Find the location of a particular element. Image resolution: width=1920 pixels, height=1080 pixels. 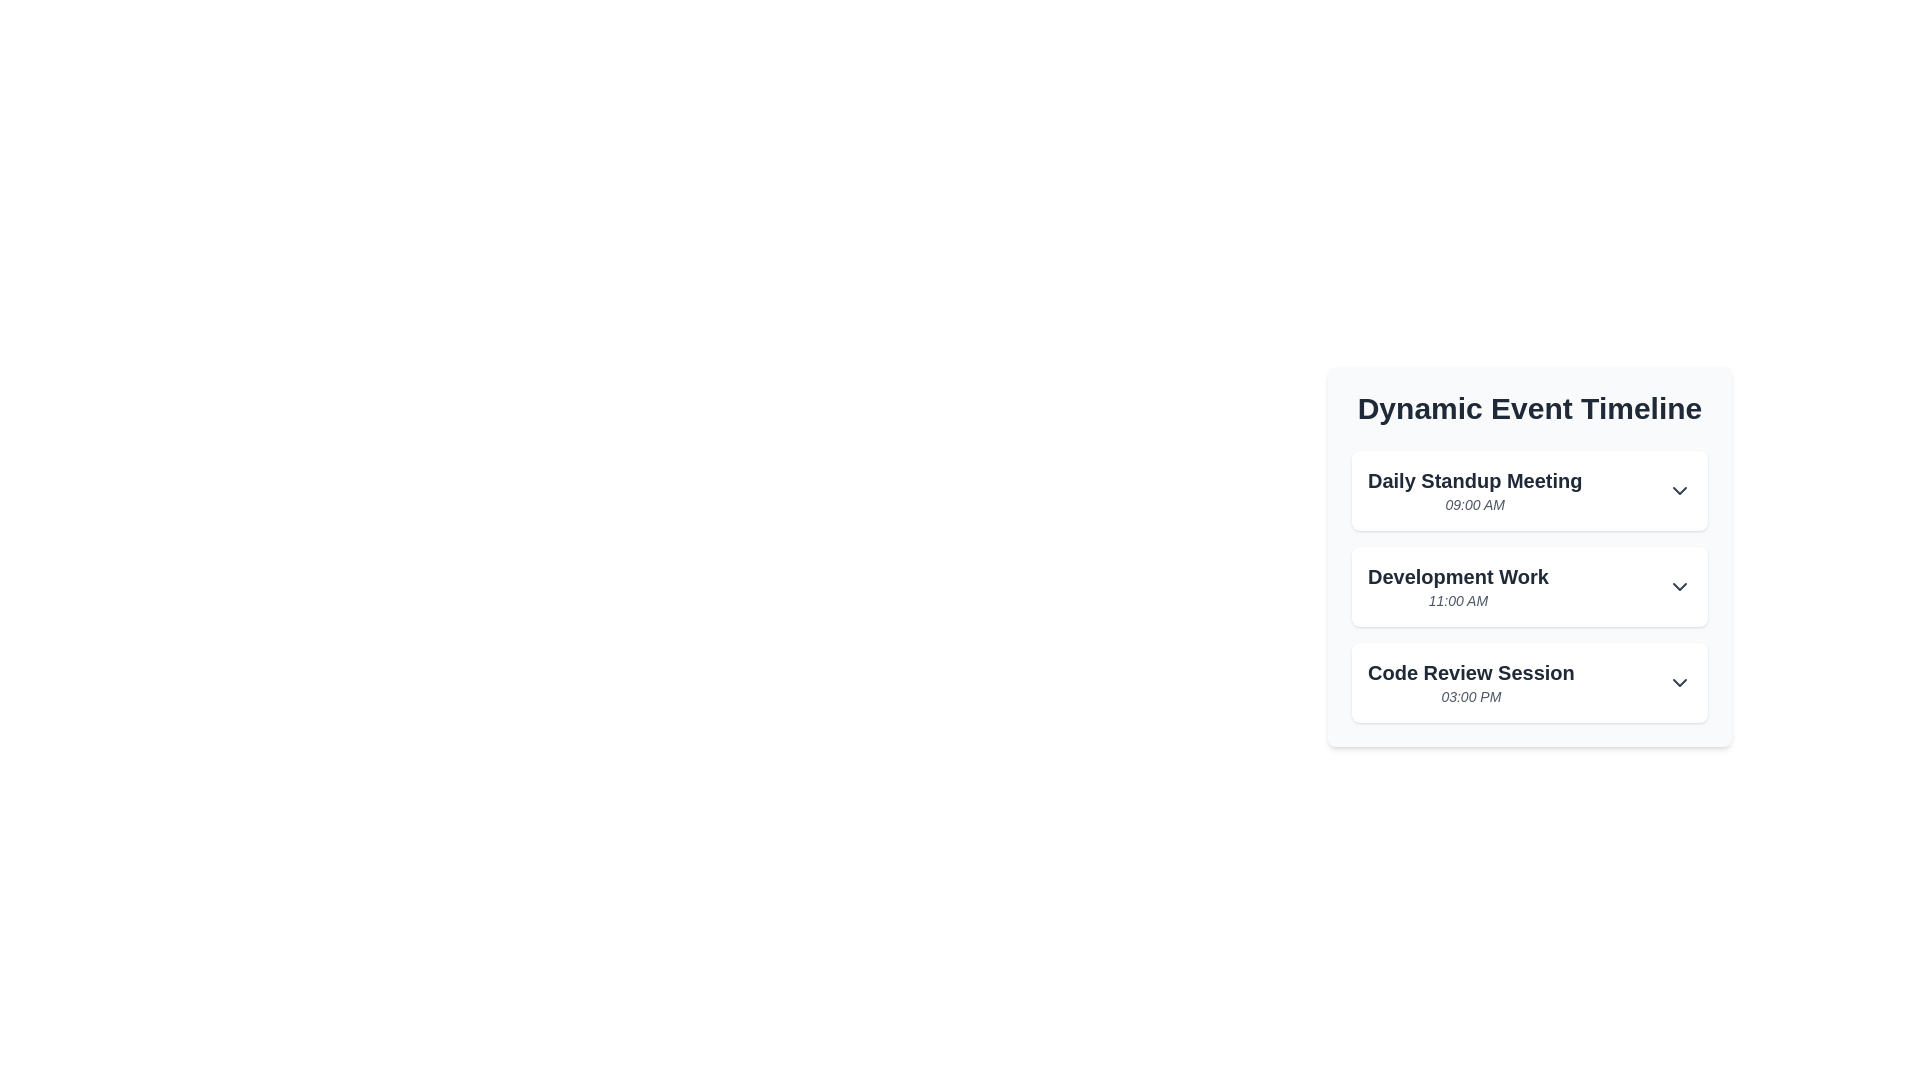

the downward-facing triangle icon representing the dropdown toggle button located in the rightmost portion of the 'Development Work' row is located at coordinates (1680, 585).